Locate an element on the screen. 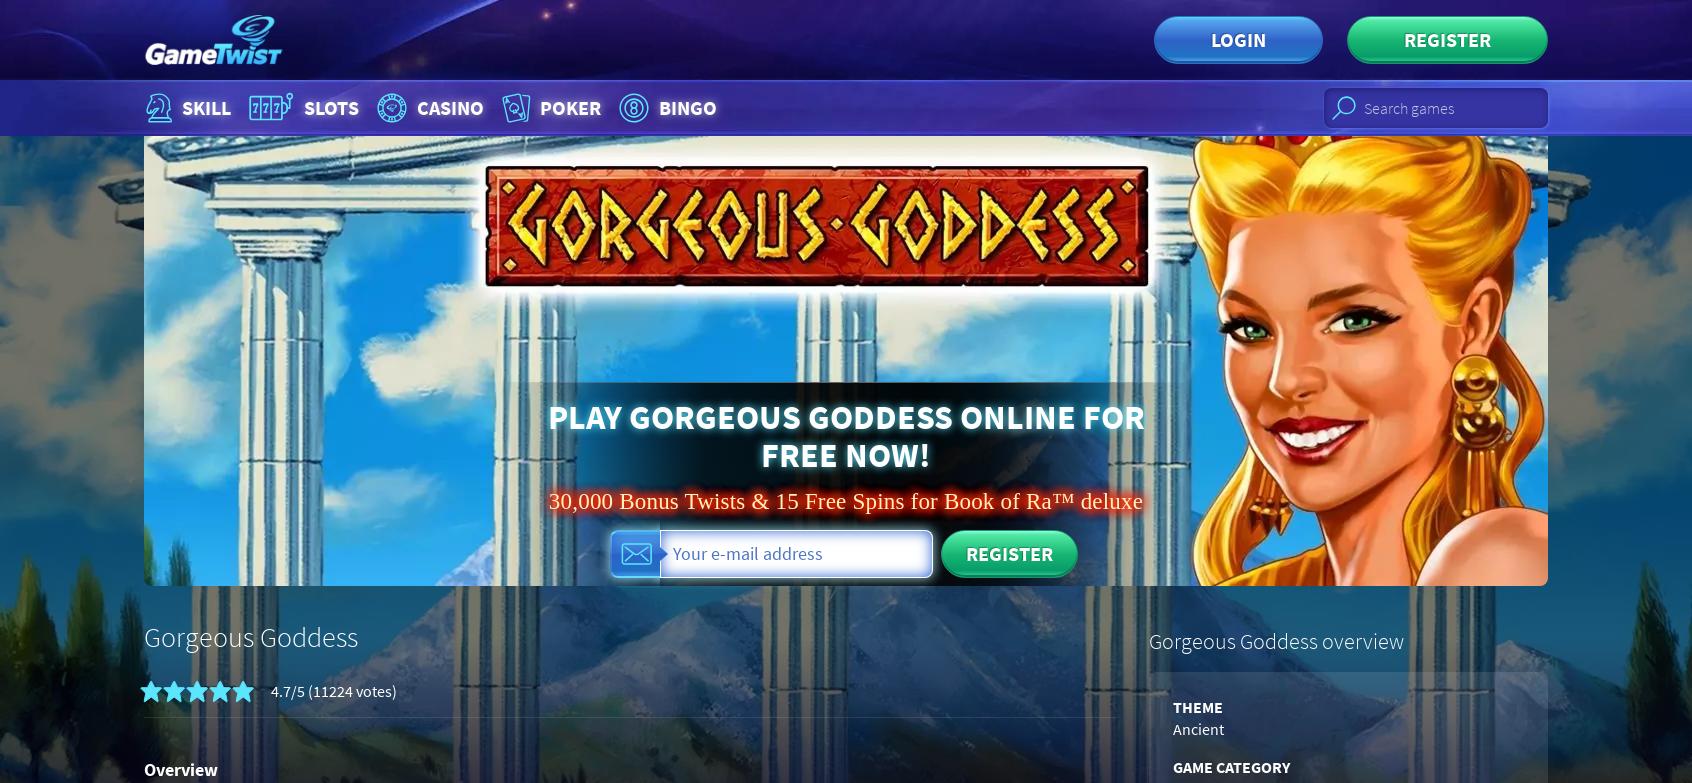  '4.7/5 (11224 votes)' is located at coordinates (333, 689).